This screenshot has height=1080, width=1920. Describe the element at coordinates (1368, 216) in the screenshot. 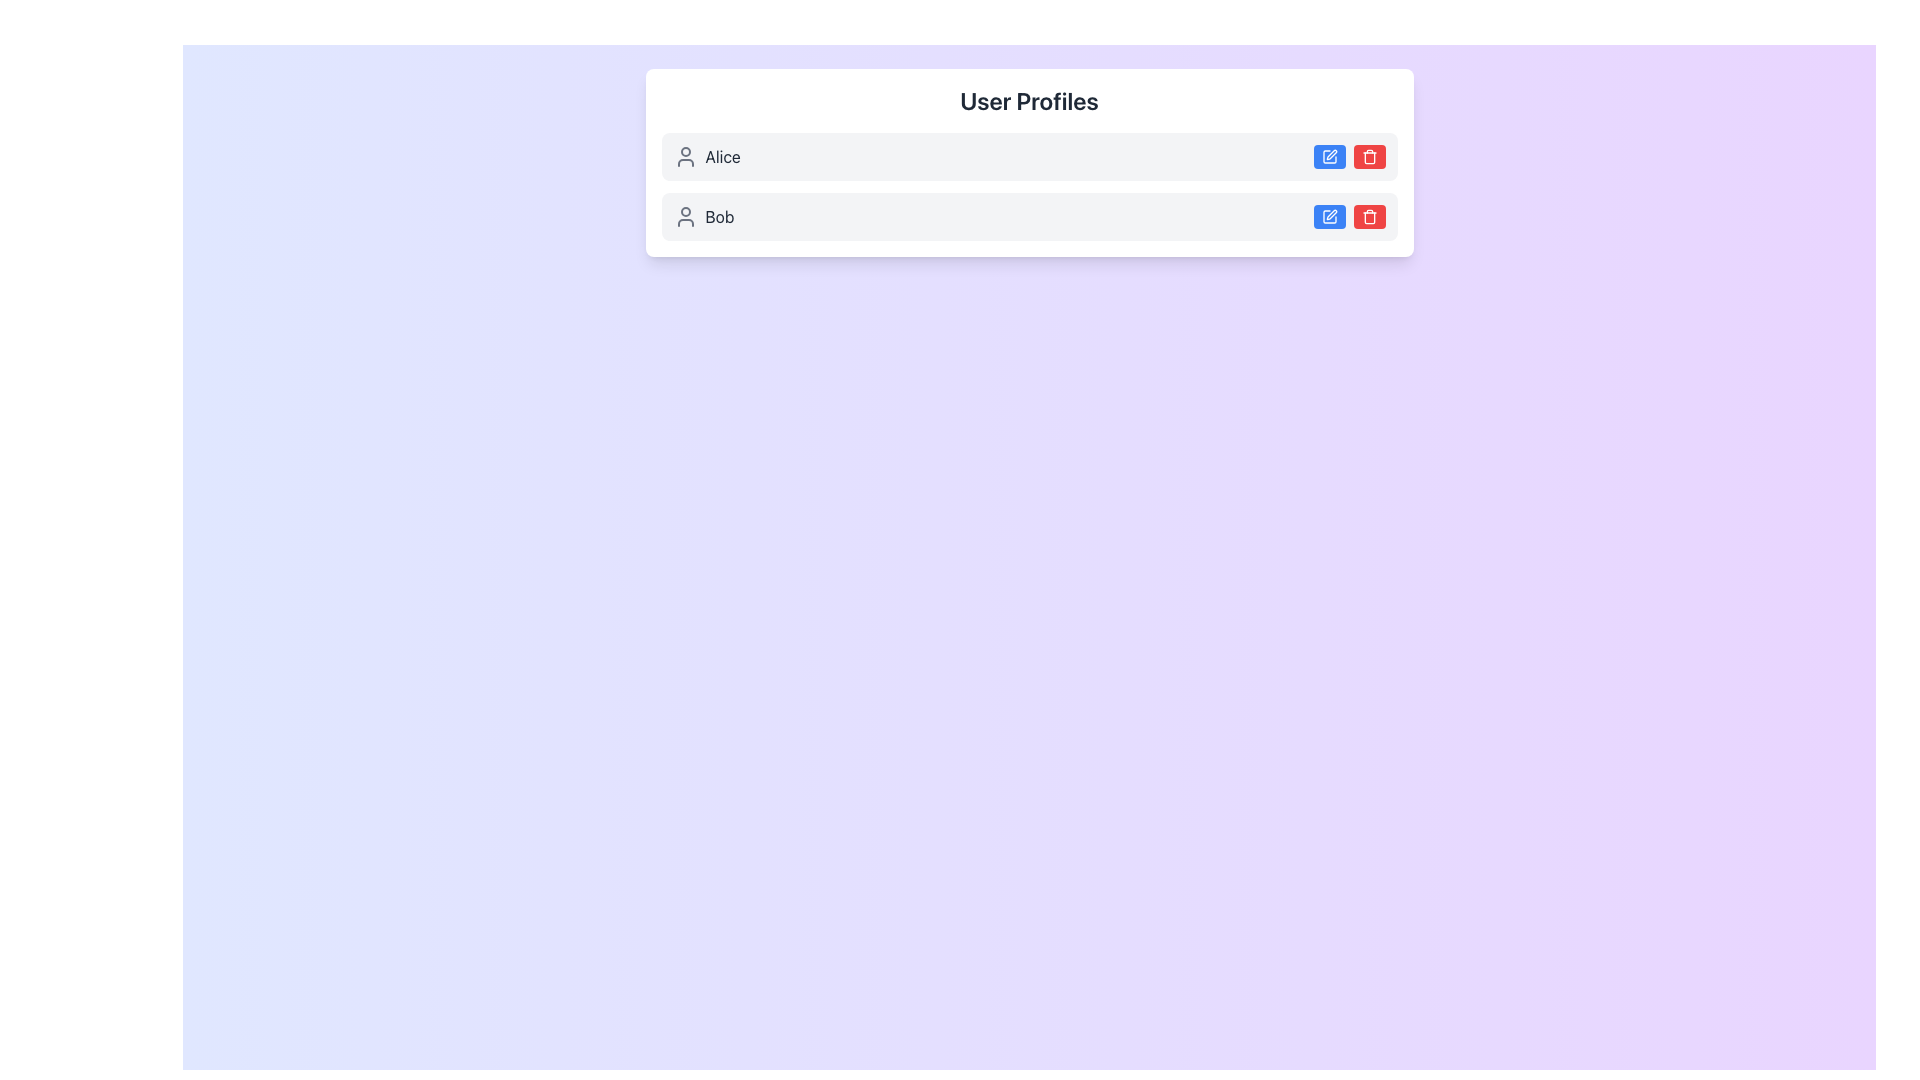

I see `the red trash bin icon` at that location.